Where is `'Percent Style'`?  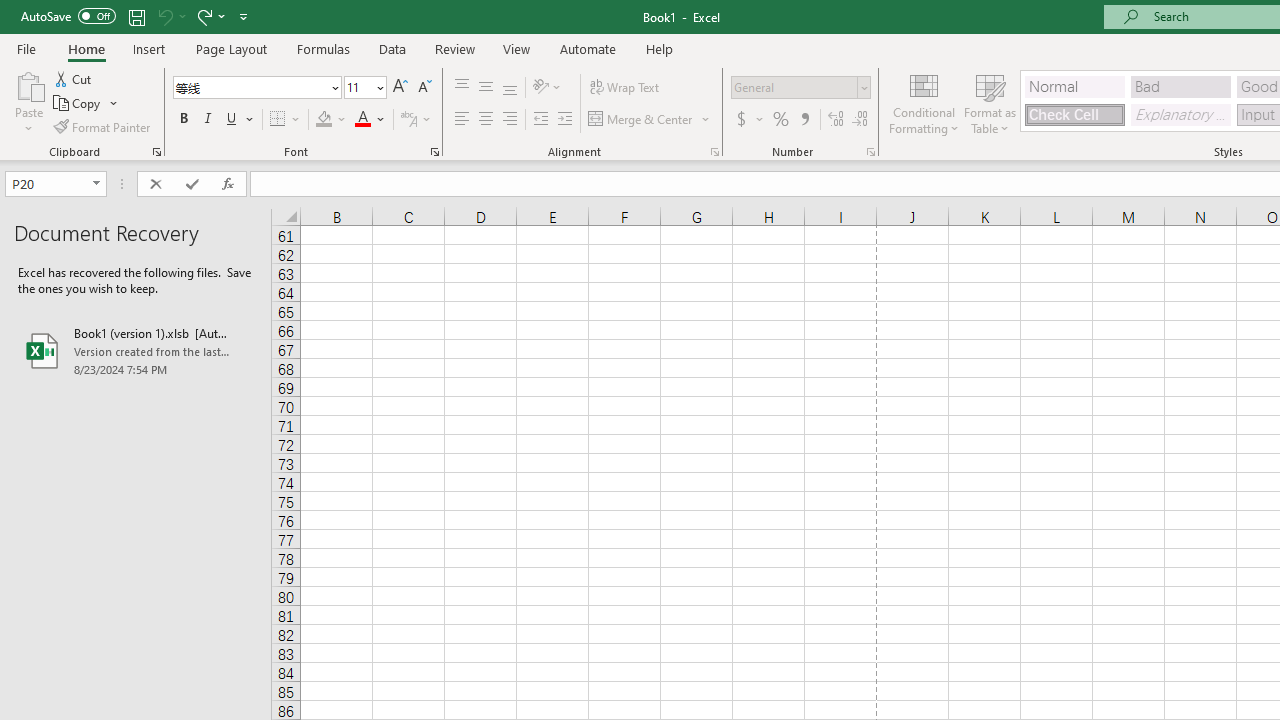 'Percent Style' is located at coordinates (780, 119).